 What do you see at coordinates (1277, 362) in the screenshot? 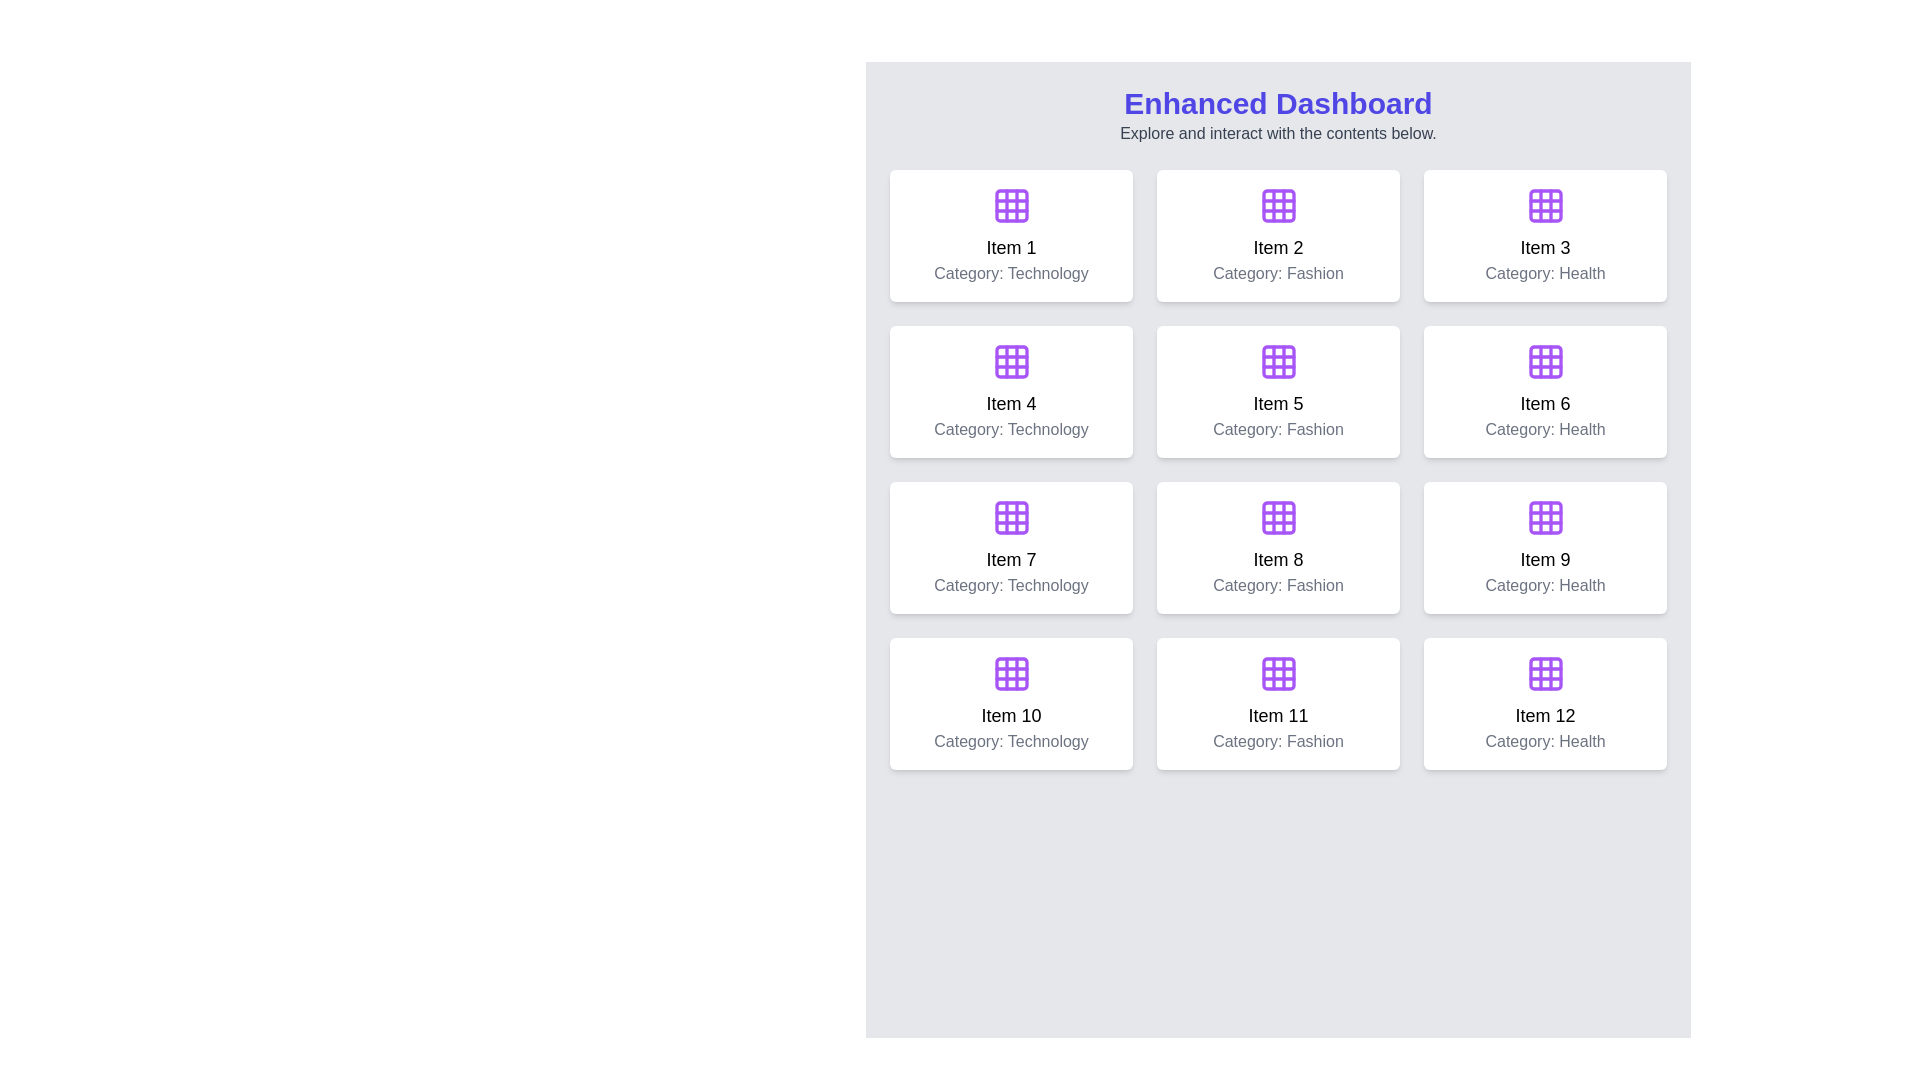
I see `the middle block of the purple 3x3 grid icon in the fifth card labeled 'Item 5' under 'Fashion'` at bounding box center [1277, 362].